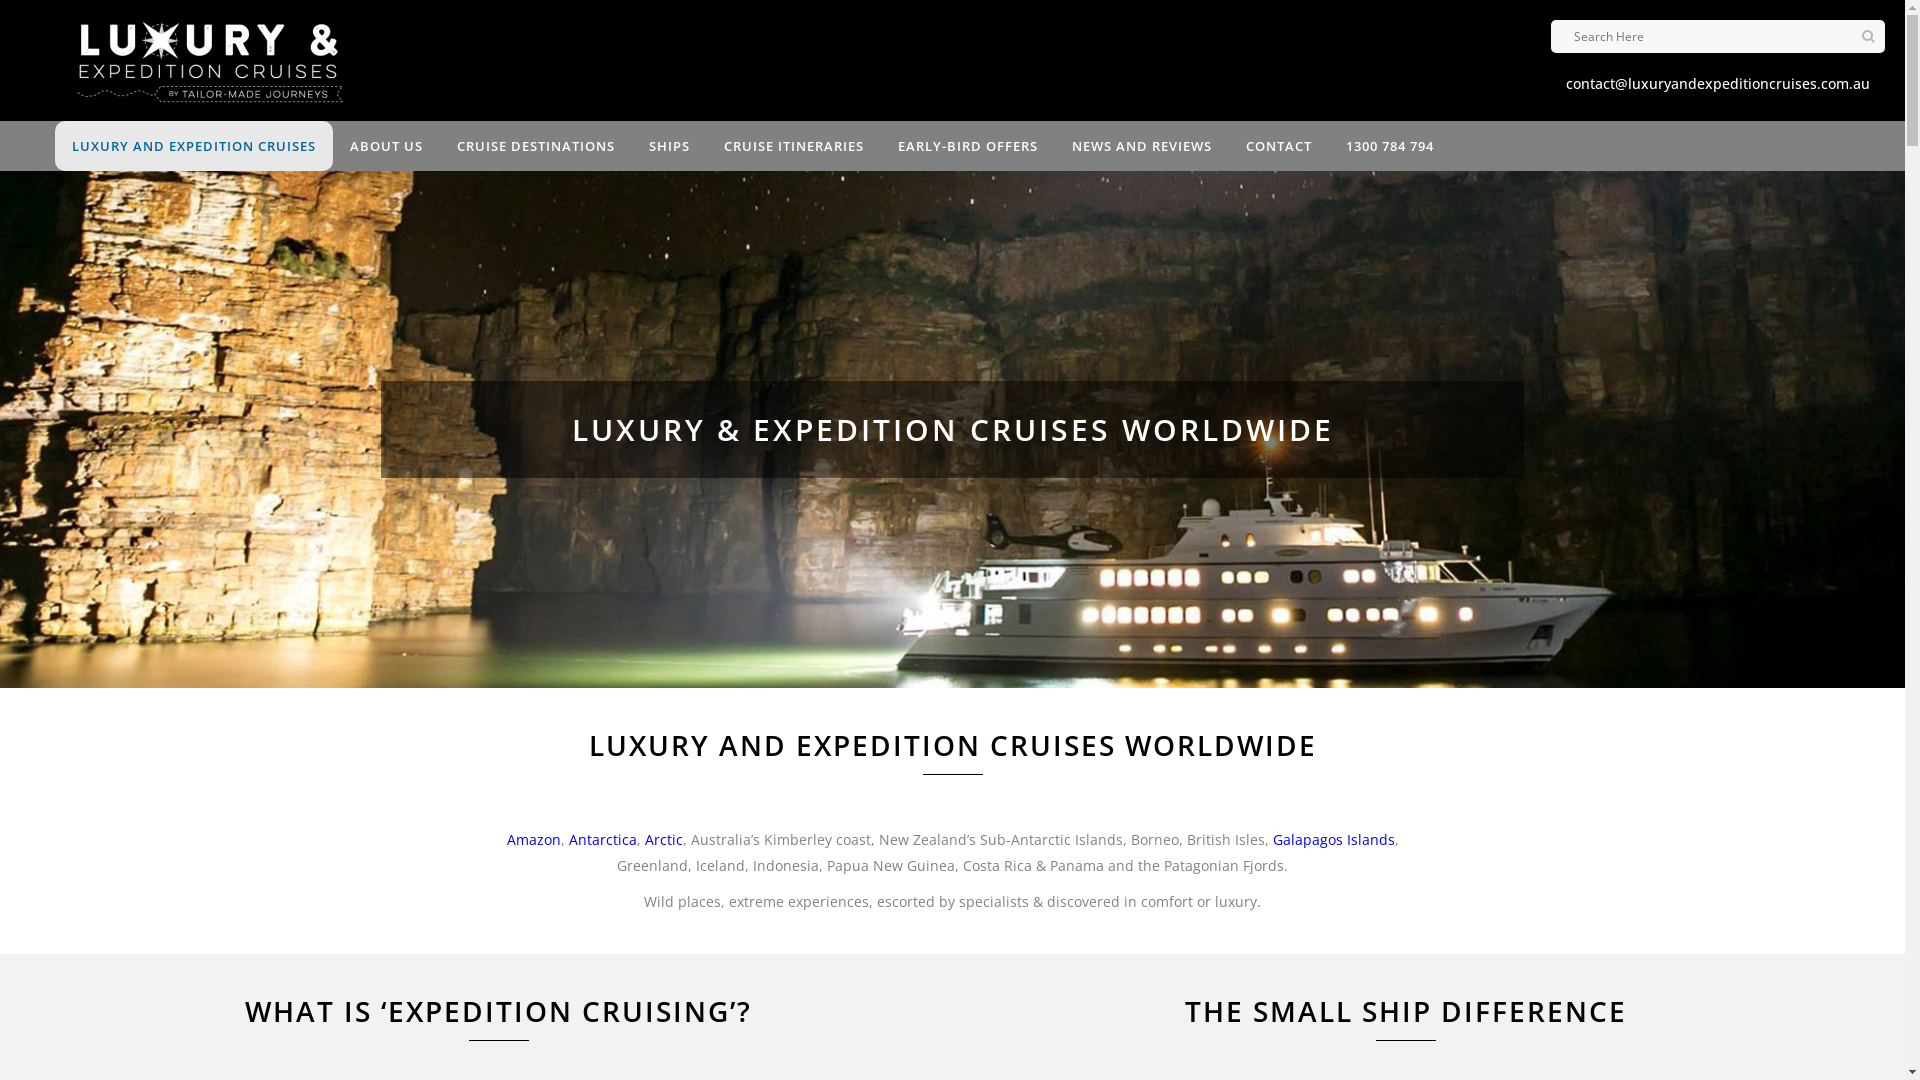 The image size is (1920, 1080). I want to click on 'CRUISE ITINERARIES', so click(706, 145).